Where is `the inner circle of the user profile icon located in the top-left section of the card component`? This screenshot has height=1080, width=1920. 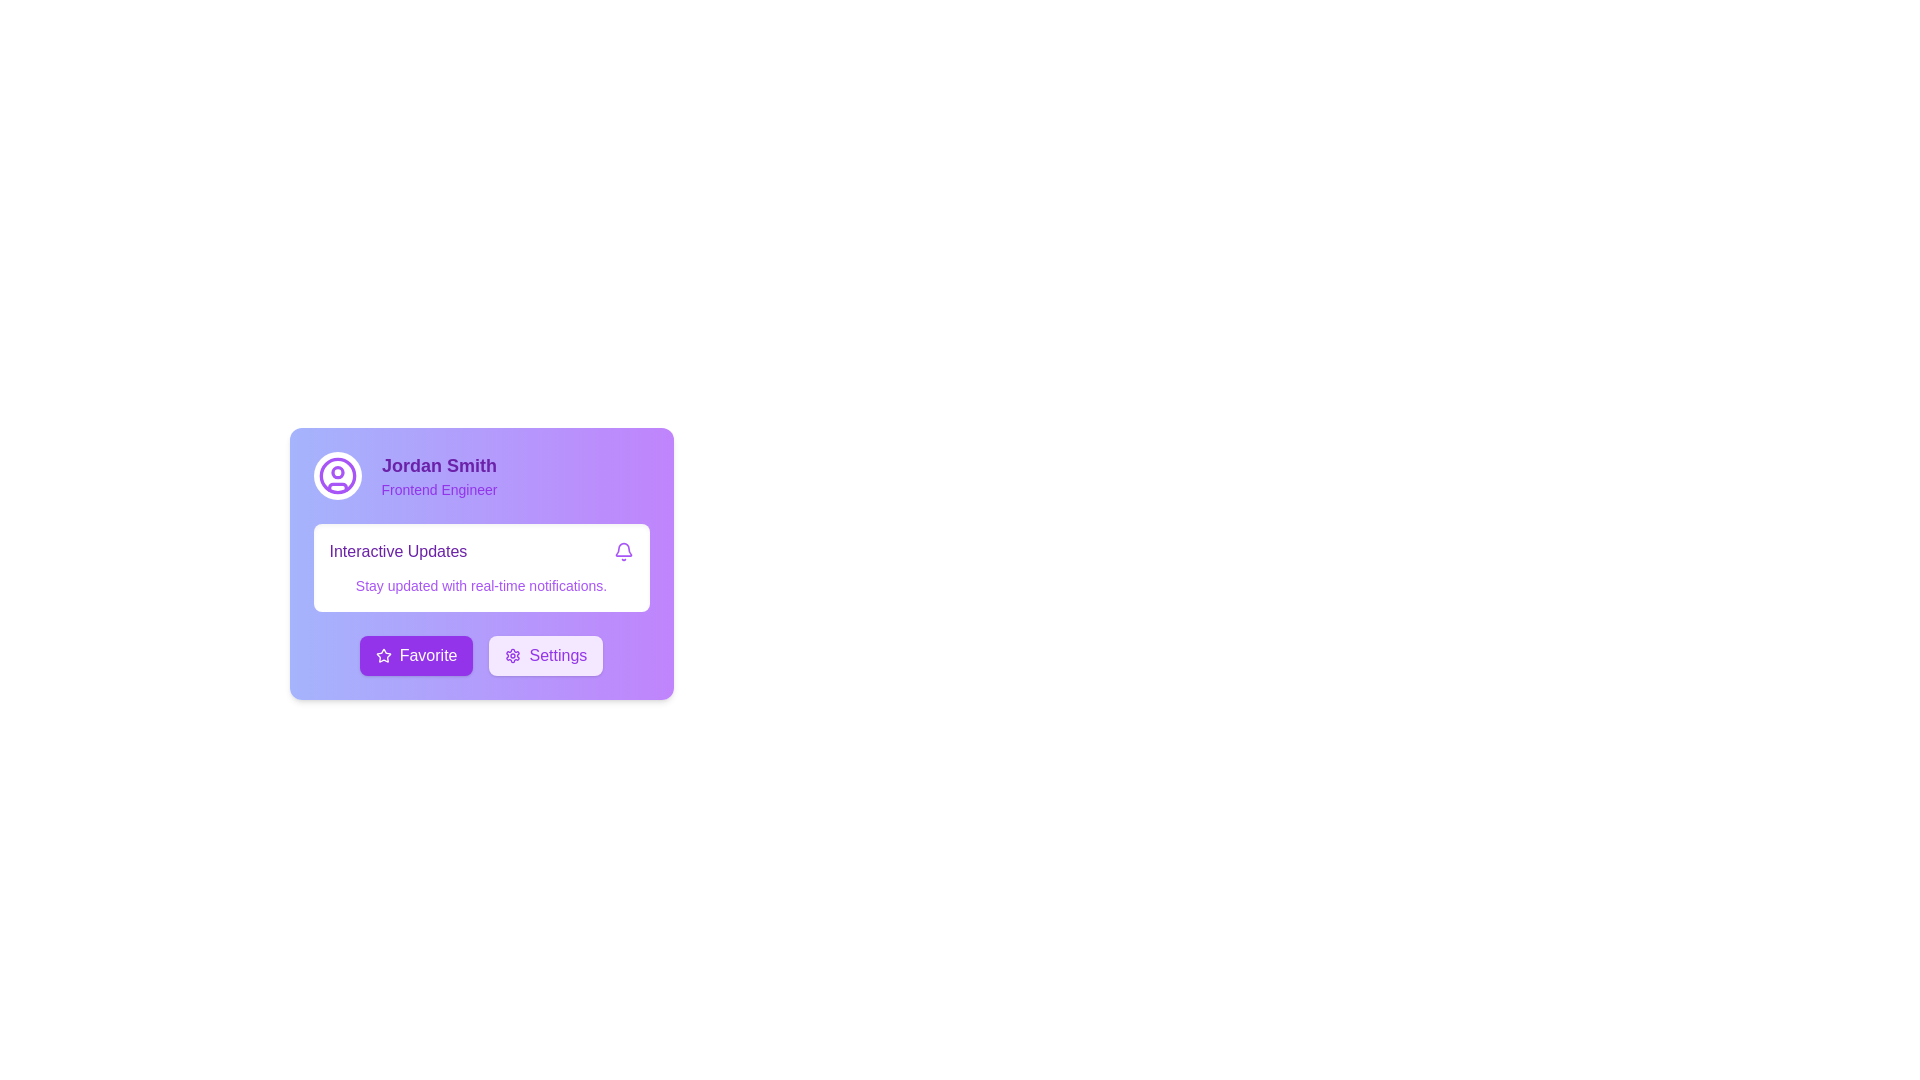
the inner circle of the user profile icon located in the top-left section of the card component is located at coordinates (337, 472).